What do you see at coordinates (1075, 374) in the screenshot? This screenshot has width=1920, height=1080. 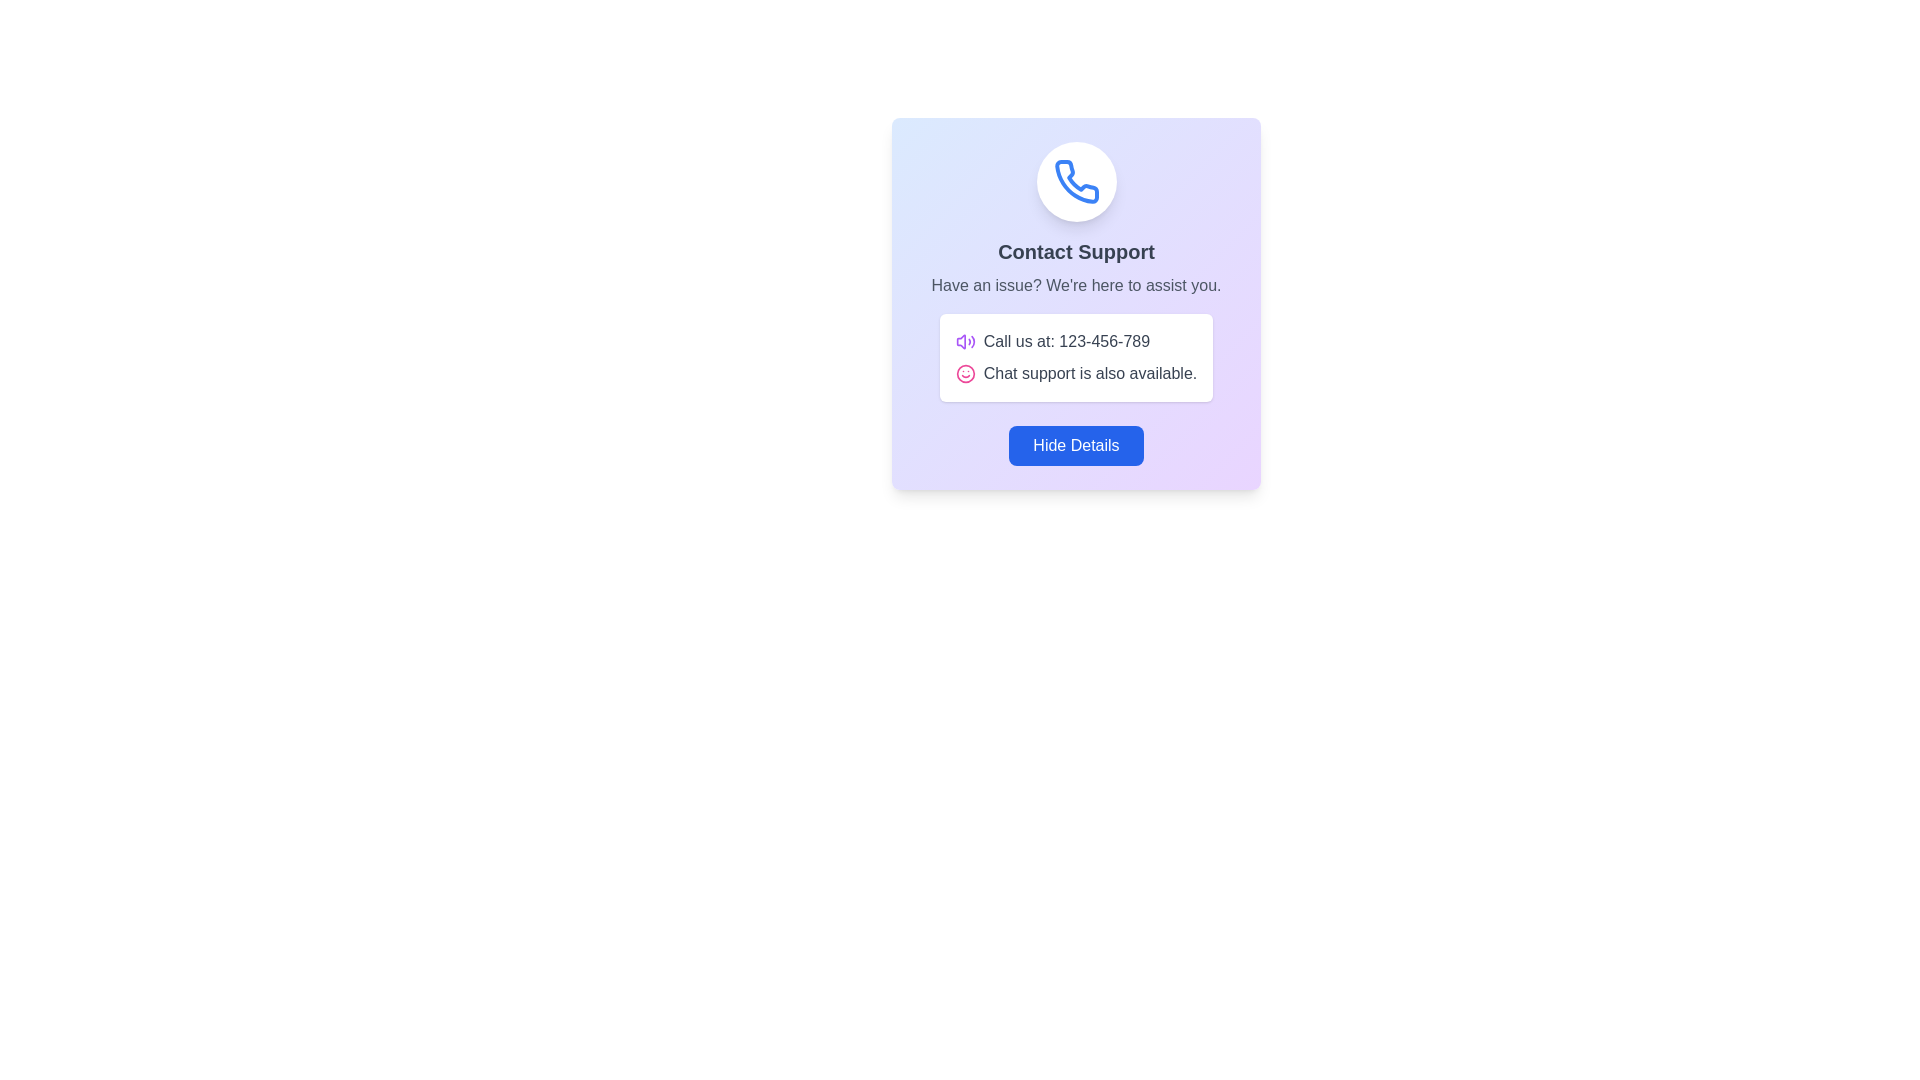 I see `the text block with an accompanying icon that indicates chat support availability, located below the 'Call us at: 123-456-789' text inside a white box with rounded corners` at bounding box center [1075, 374].